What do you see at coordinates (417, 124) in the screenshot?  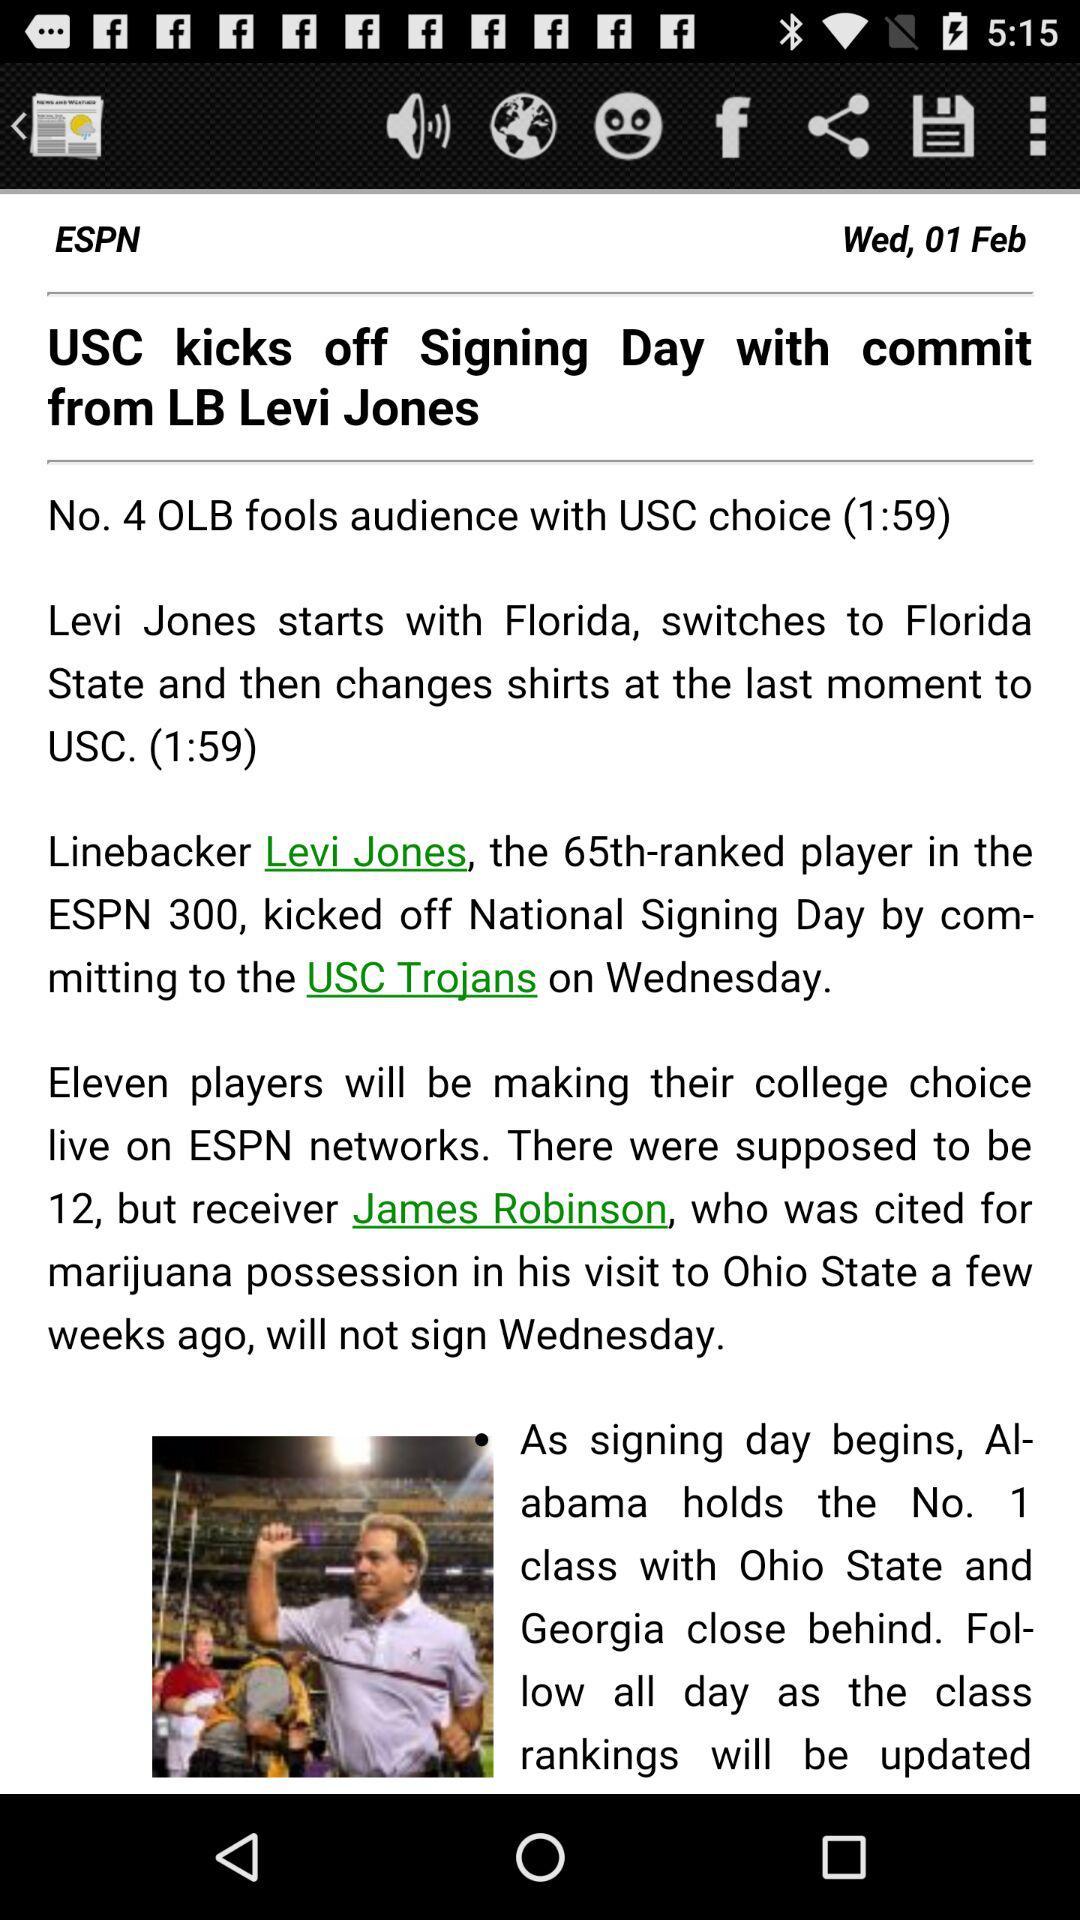 I see `sound` at bounding box center [417, 124].